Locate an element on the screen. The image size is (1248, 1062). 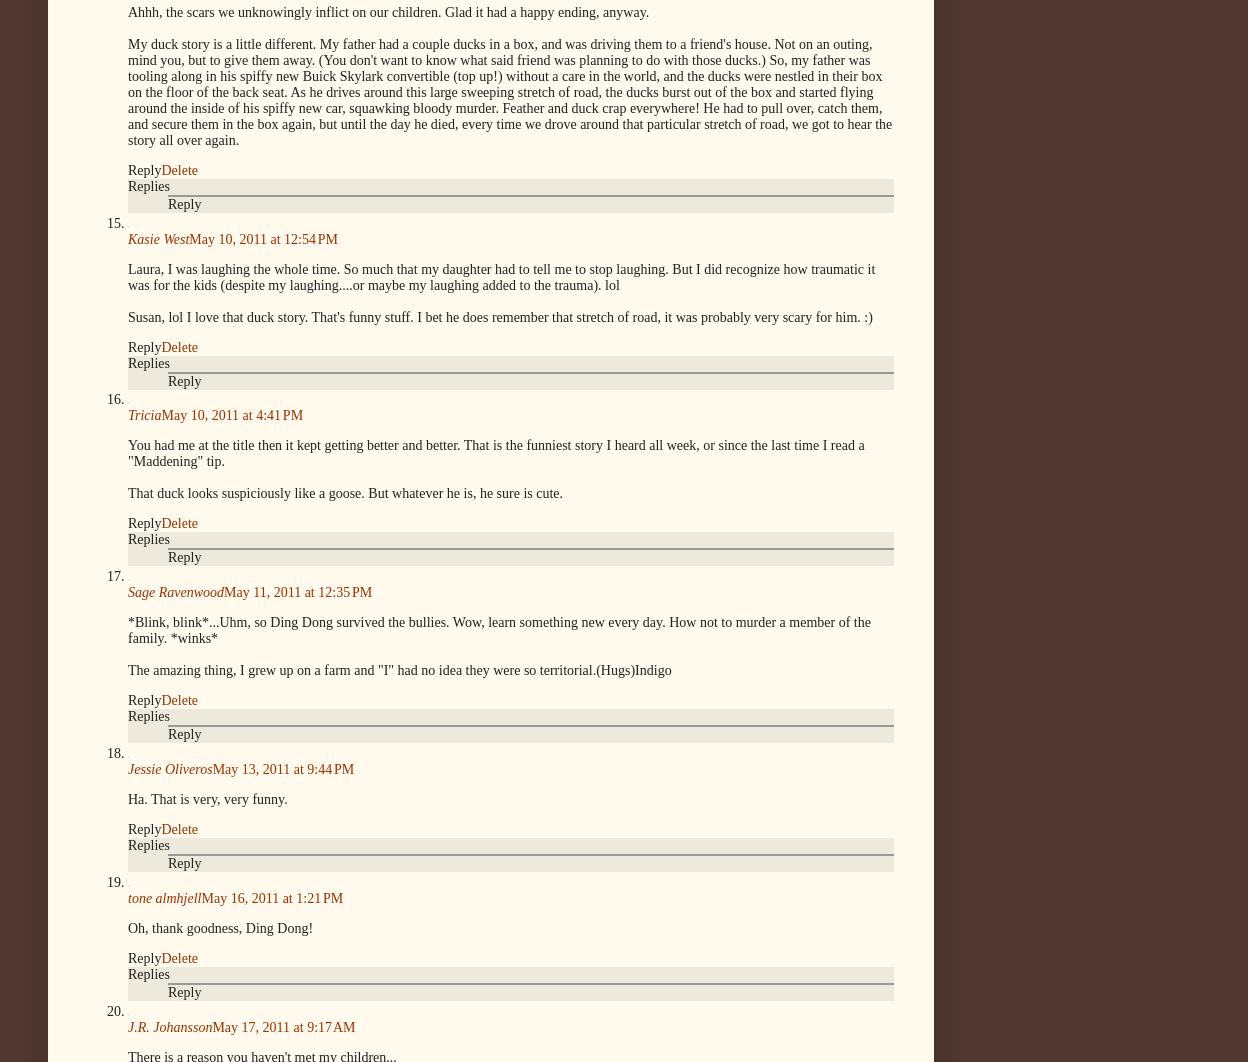
'Kasie West' is located at coordinates (128, 238).